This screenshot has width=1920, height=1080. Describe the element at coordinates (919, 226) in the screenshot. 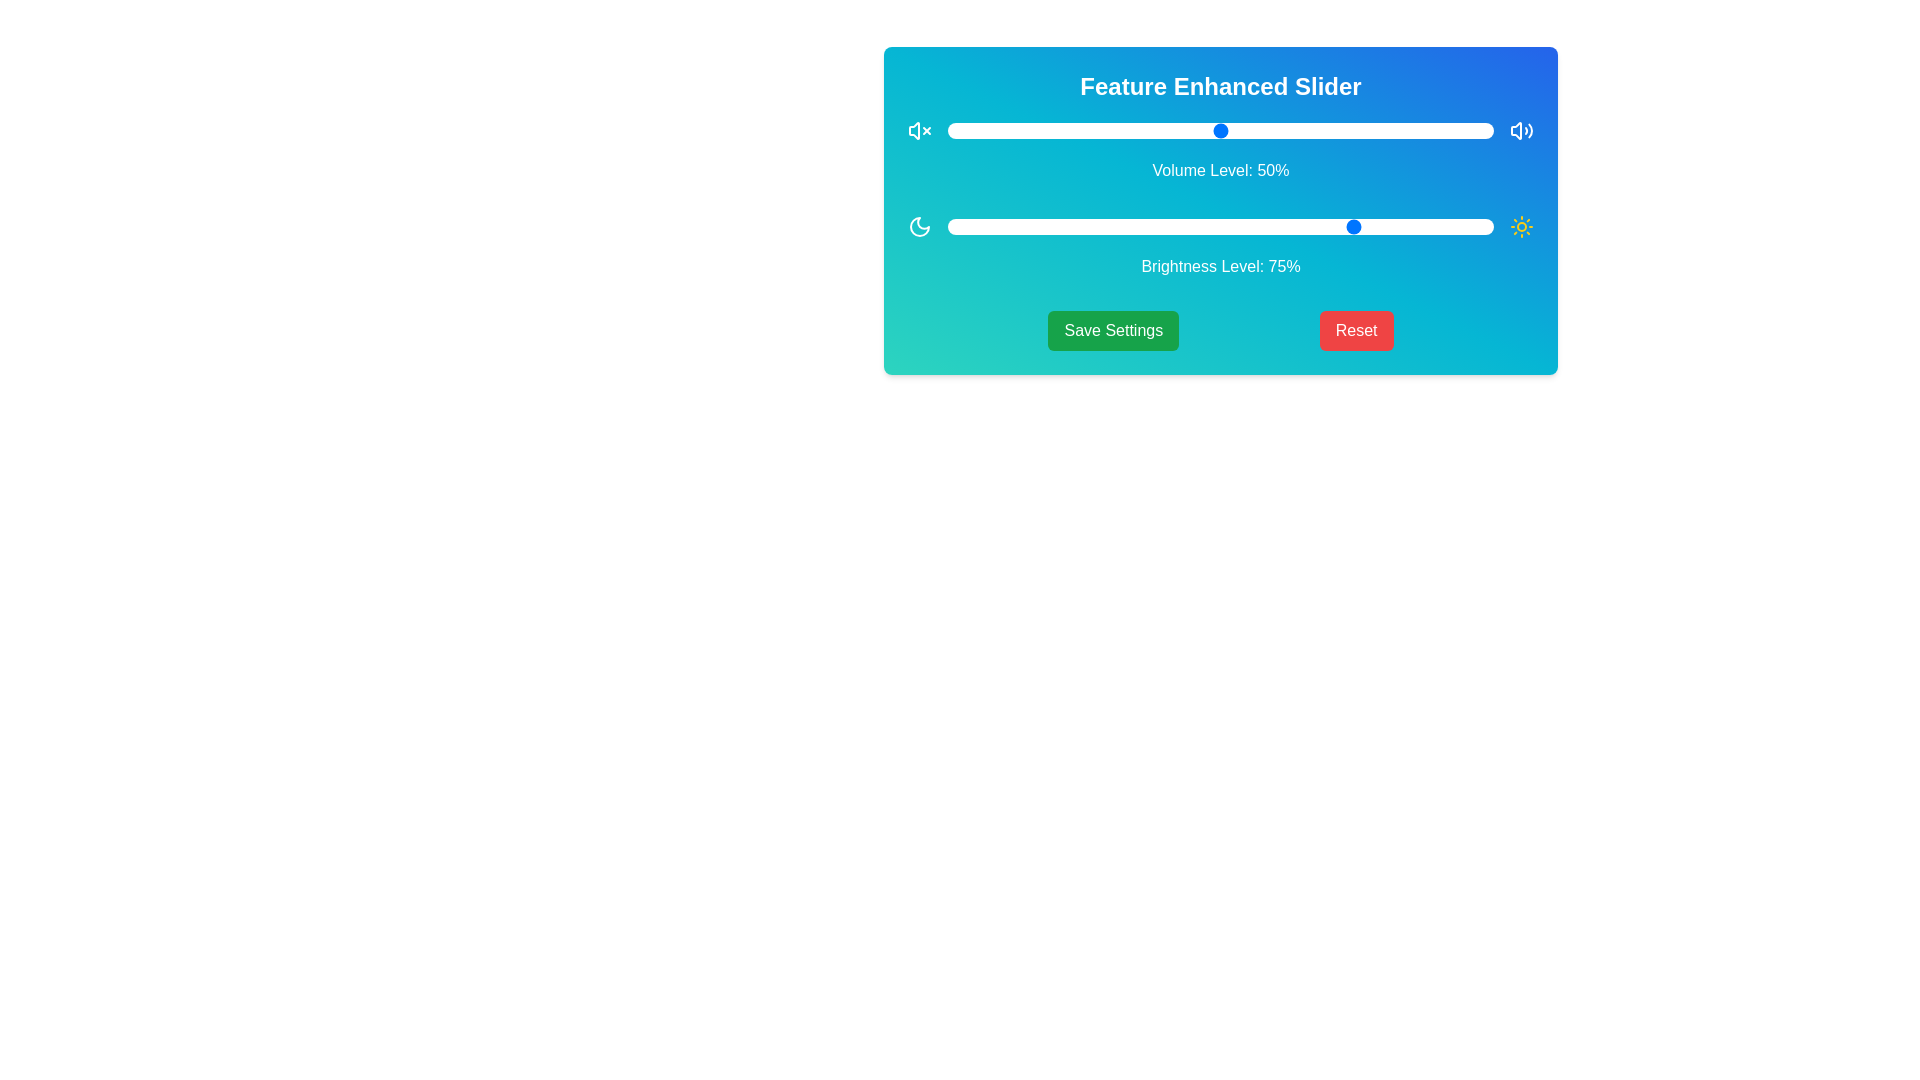

I see `the graphical SVG icon representing night mode or brightness controls, located to the left of the 'Brightness Level: 75%' slider` at that location.